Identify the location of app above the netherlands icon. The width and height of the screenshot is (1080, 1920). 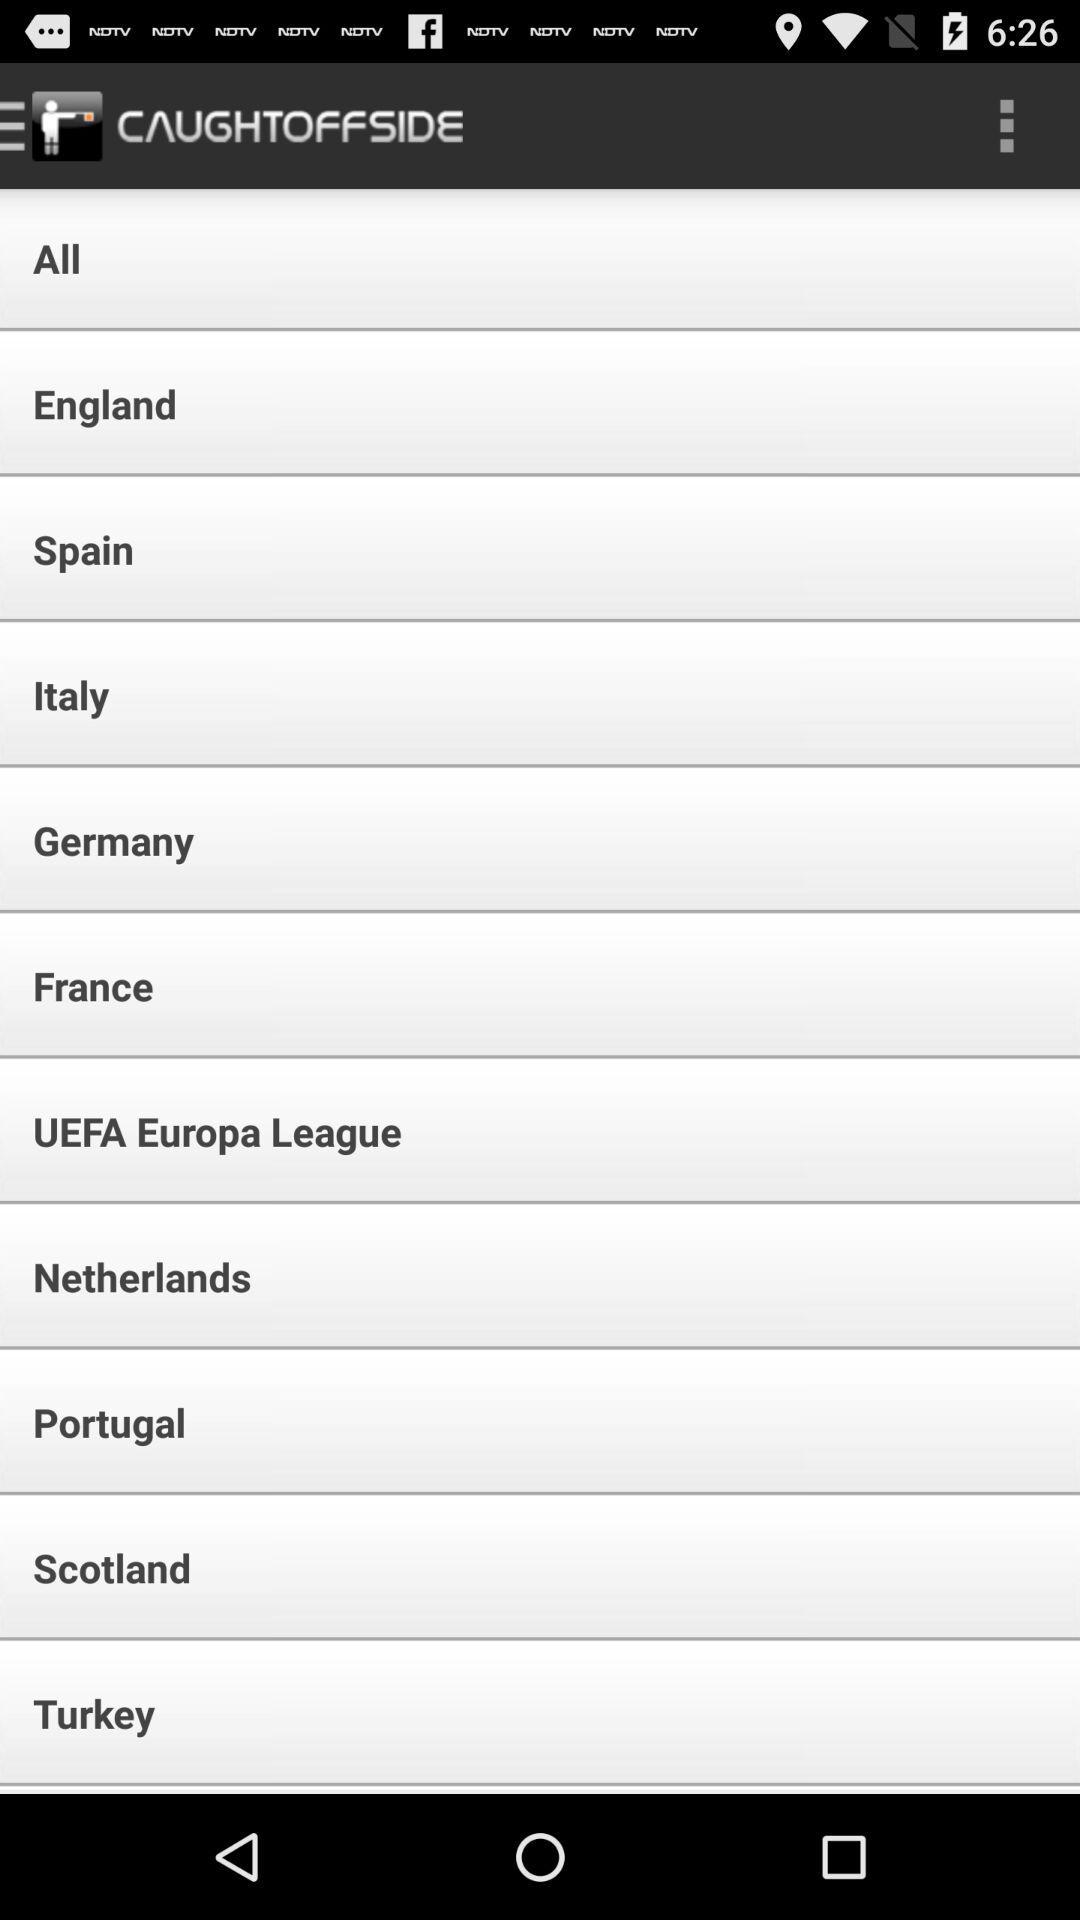
(204, 1131).